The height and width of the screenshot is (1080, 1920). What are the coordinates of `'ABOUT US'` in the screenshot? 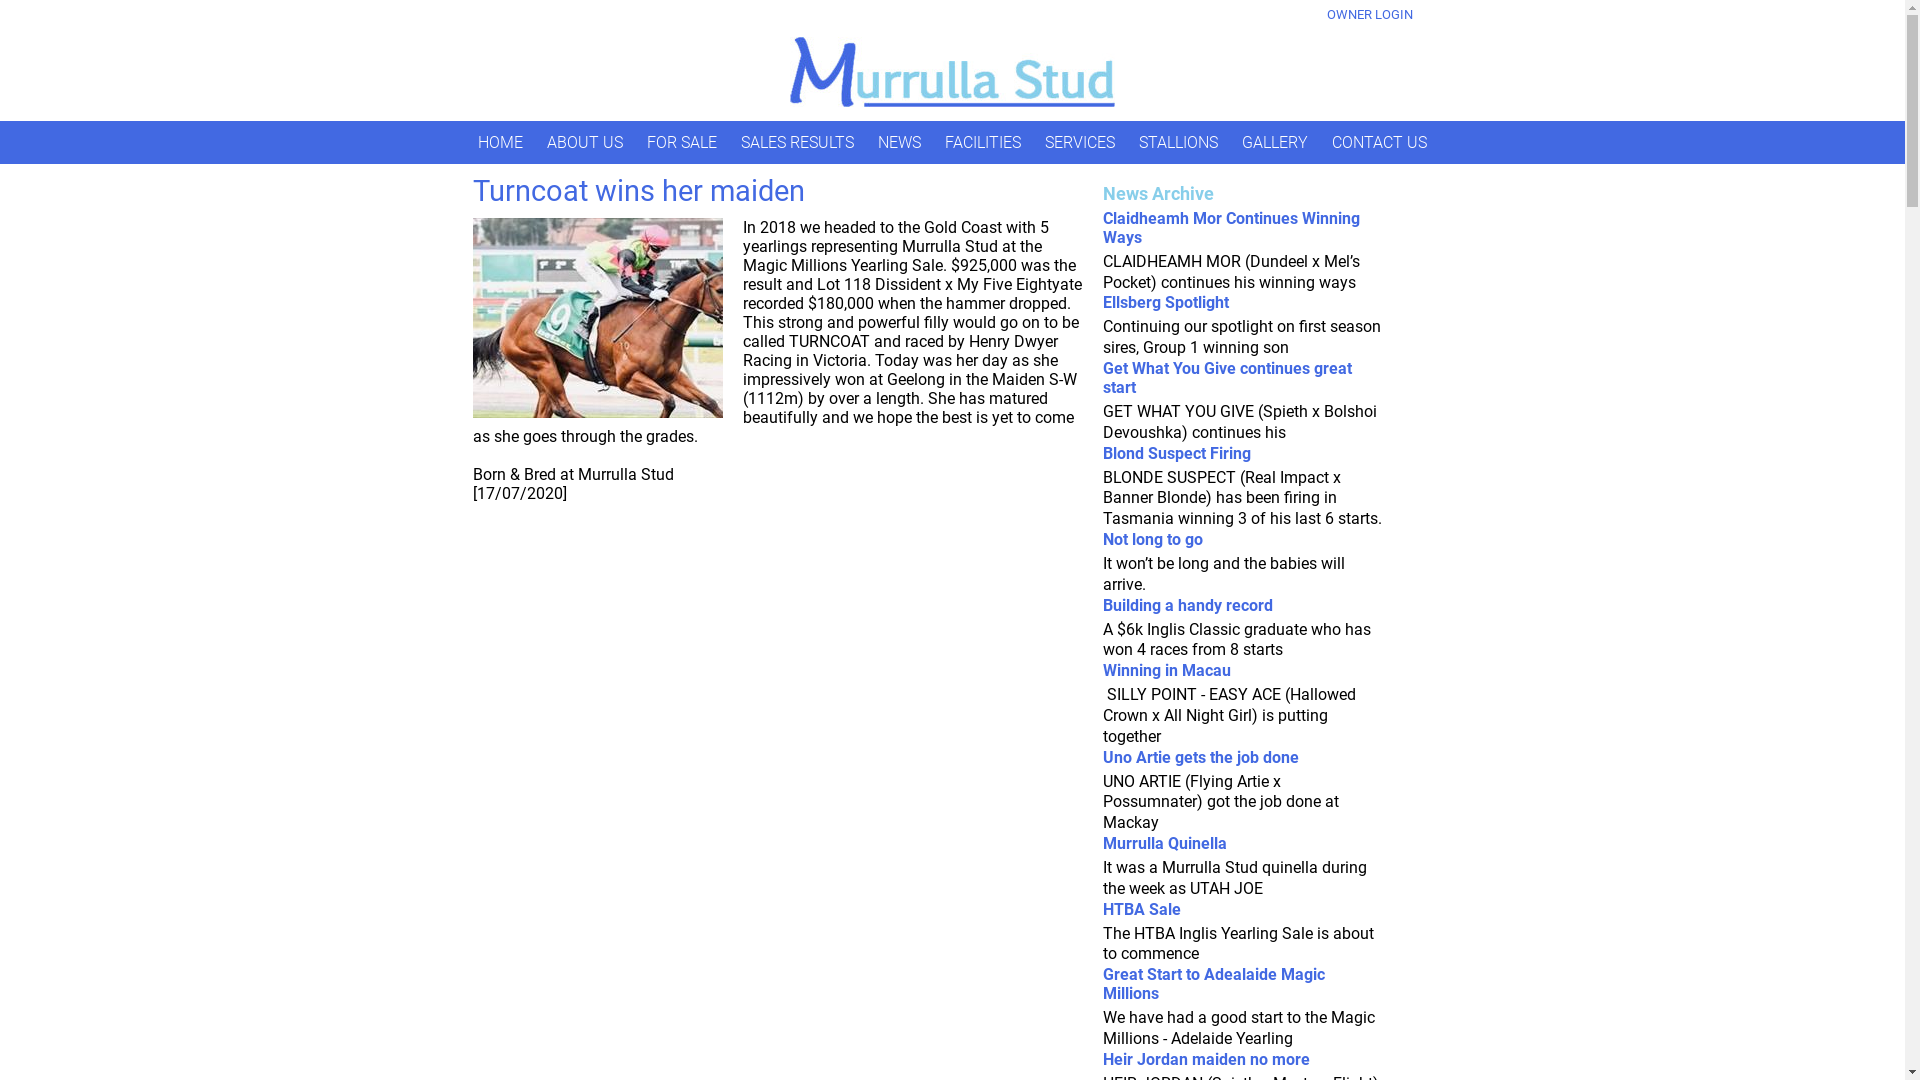 It's located at (589, 141).